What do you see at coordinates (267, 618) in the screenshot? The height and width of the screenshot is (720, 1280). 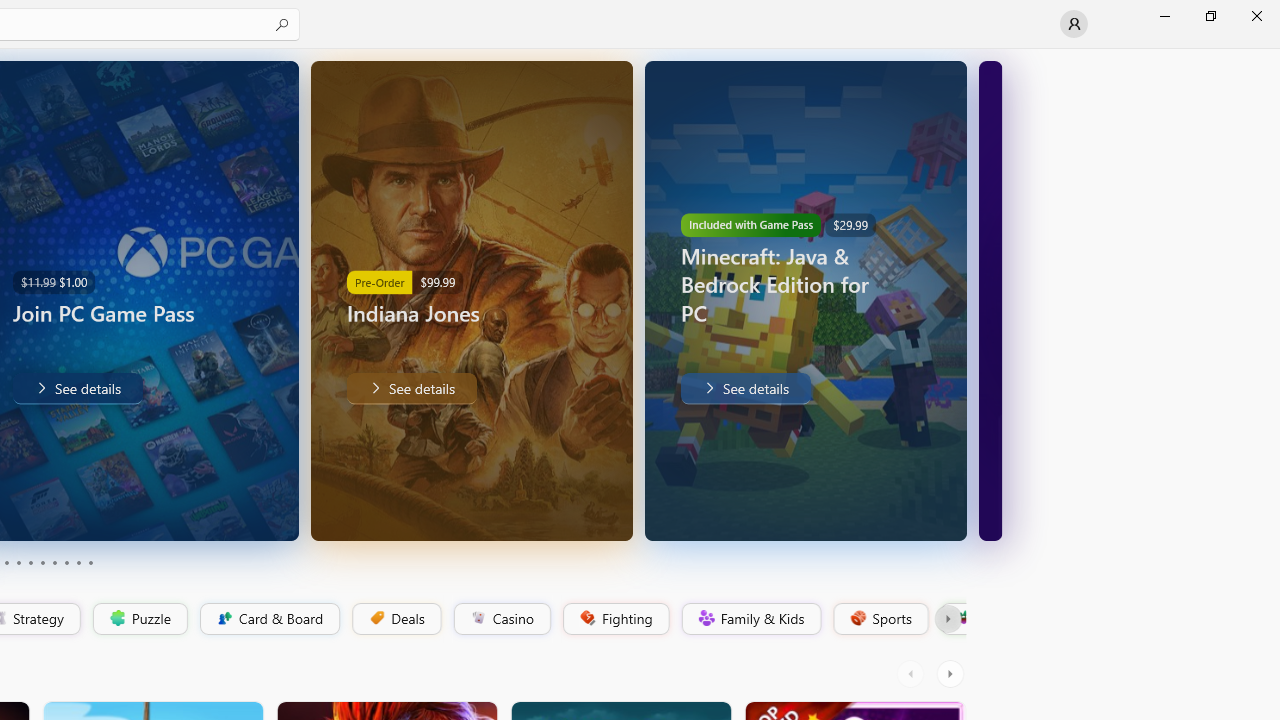 I see `'Card & Board'` at bounding box center [267, 618].